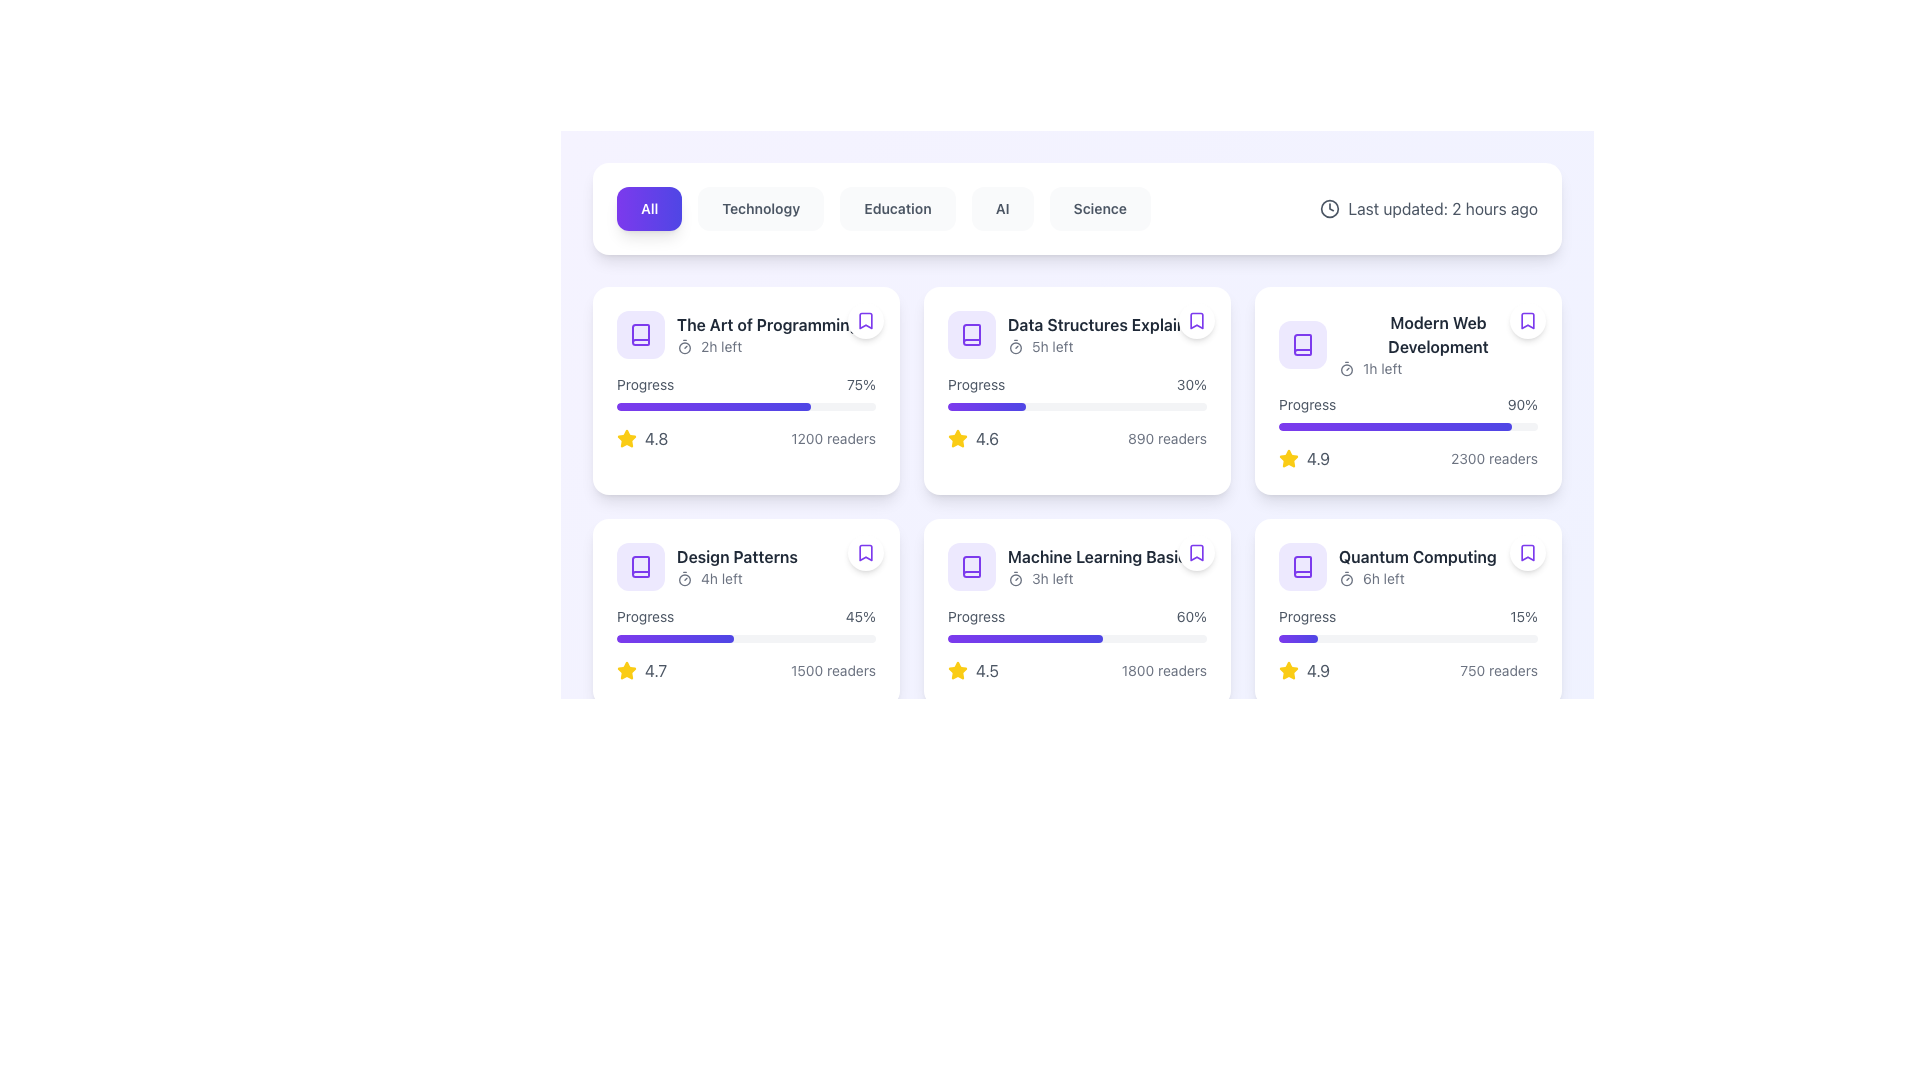 Image resolution: width=1920 pixels, height=1080 pixels. I want to click on the 'Modern Web Development' informational content card located in the third column of the first row of the grid layout for navigation, so click(1407, 390).